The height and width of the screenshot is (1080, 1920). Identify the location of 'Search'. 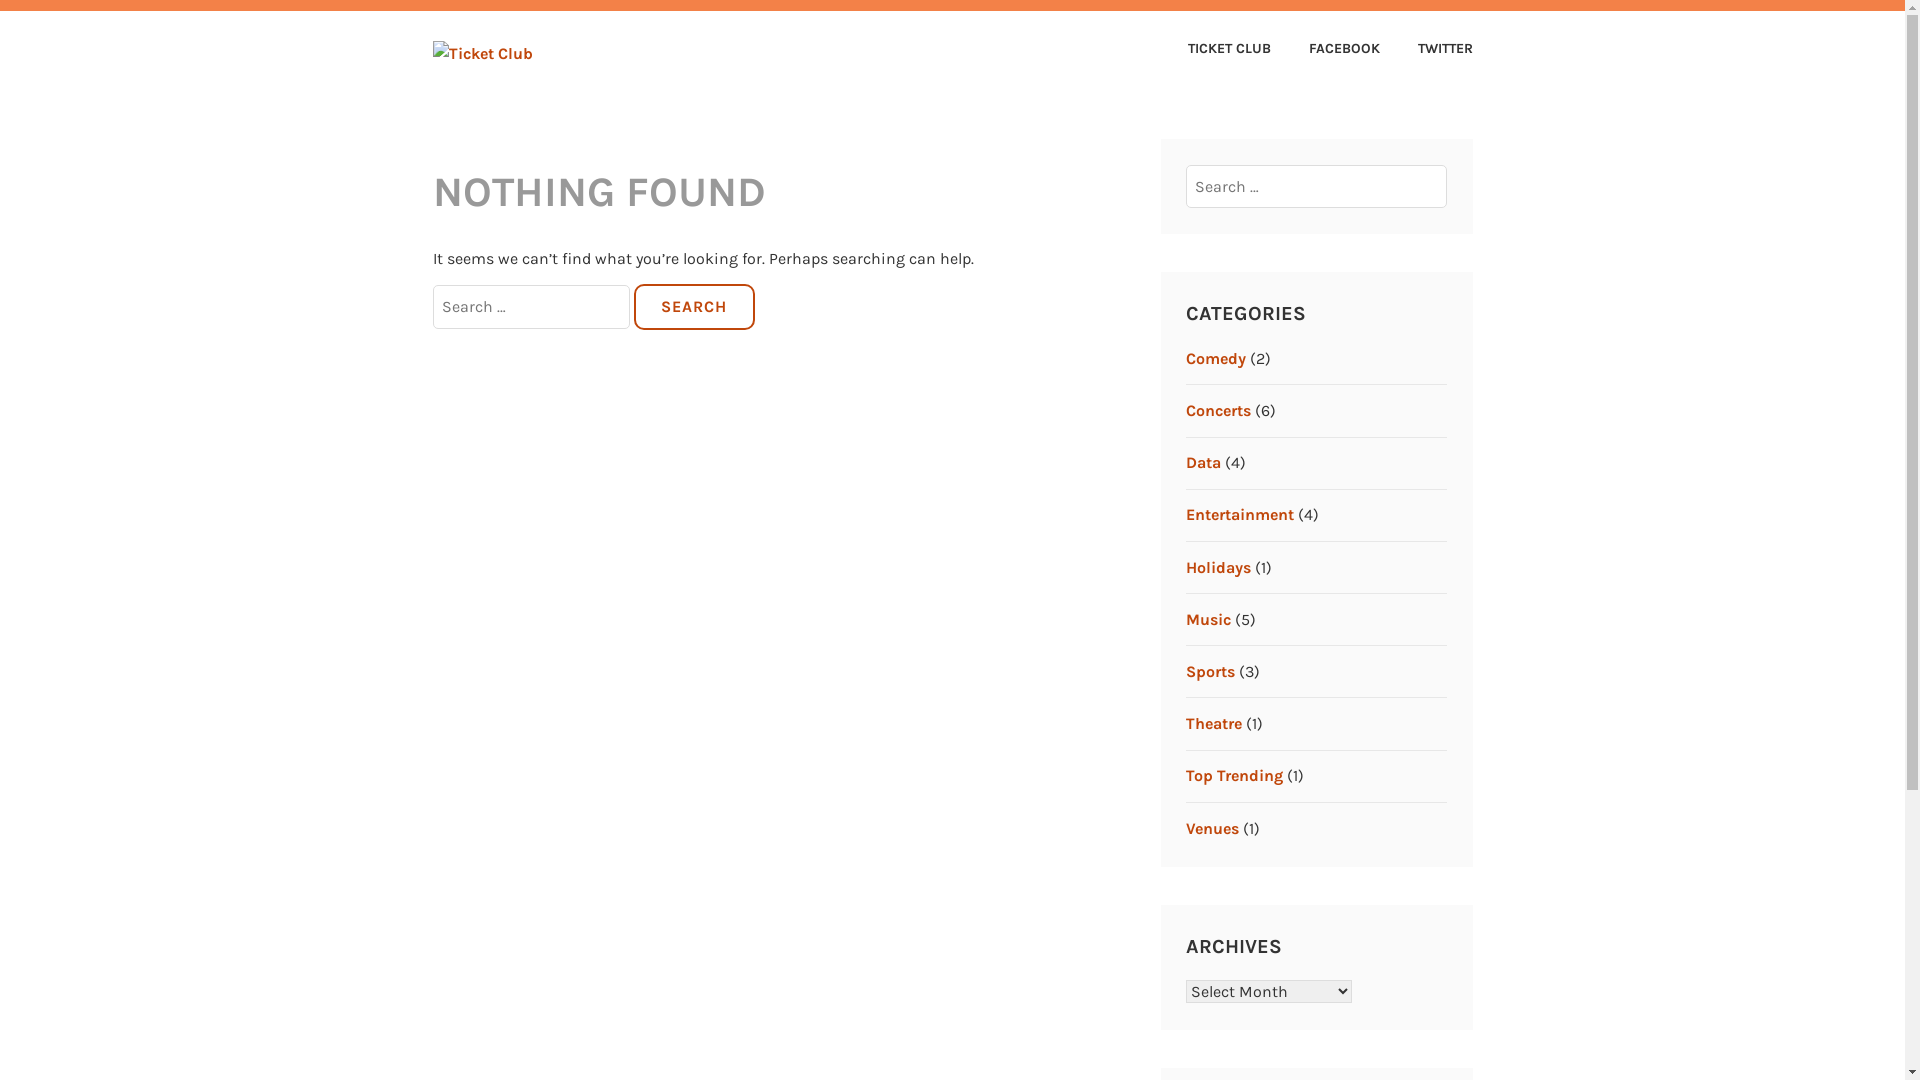
(60, 23).